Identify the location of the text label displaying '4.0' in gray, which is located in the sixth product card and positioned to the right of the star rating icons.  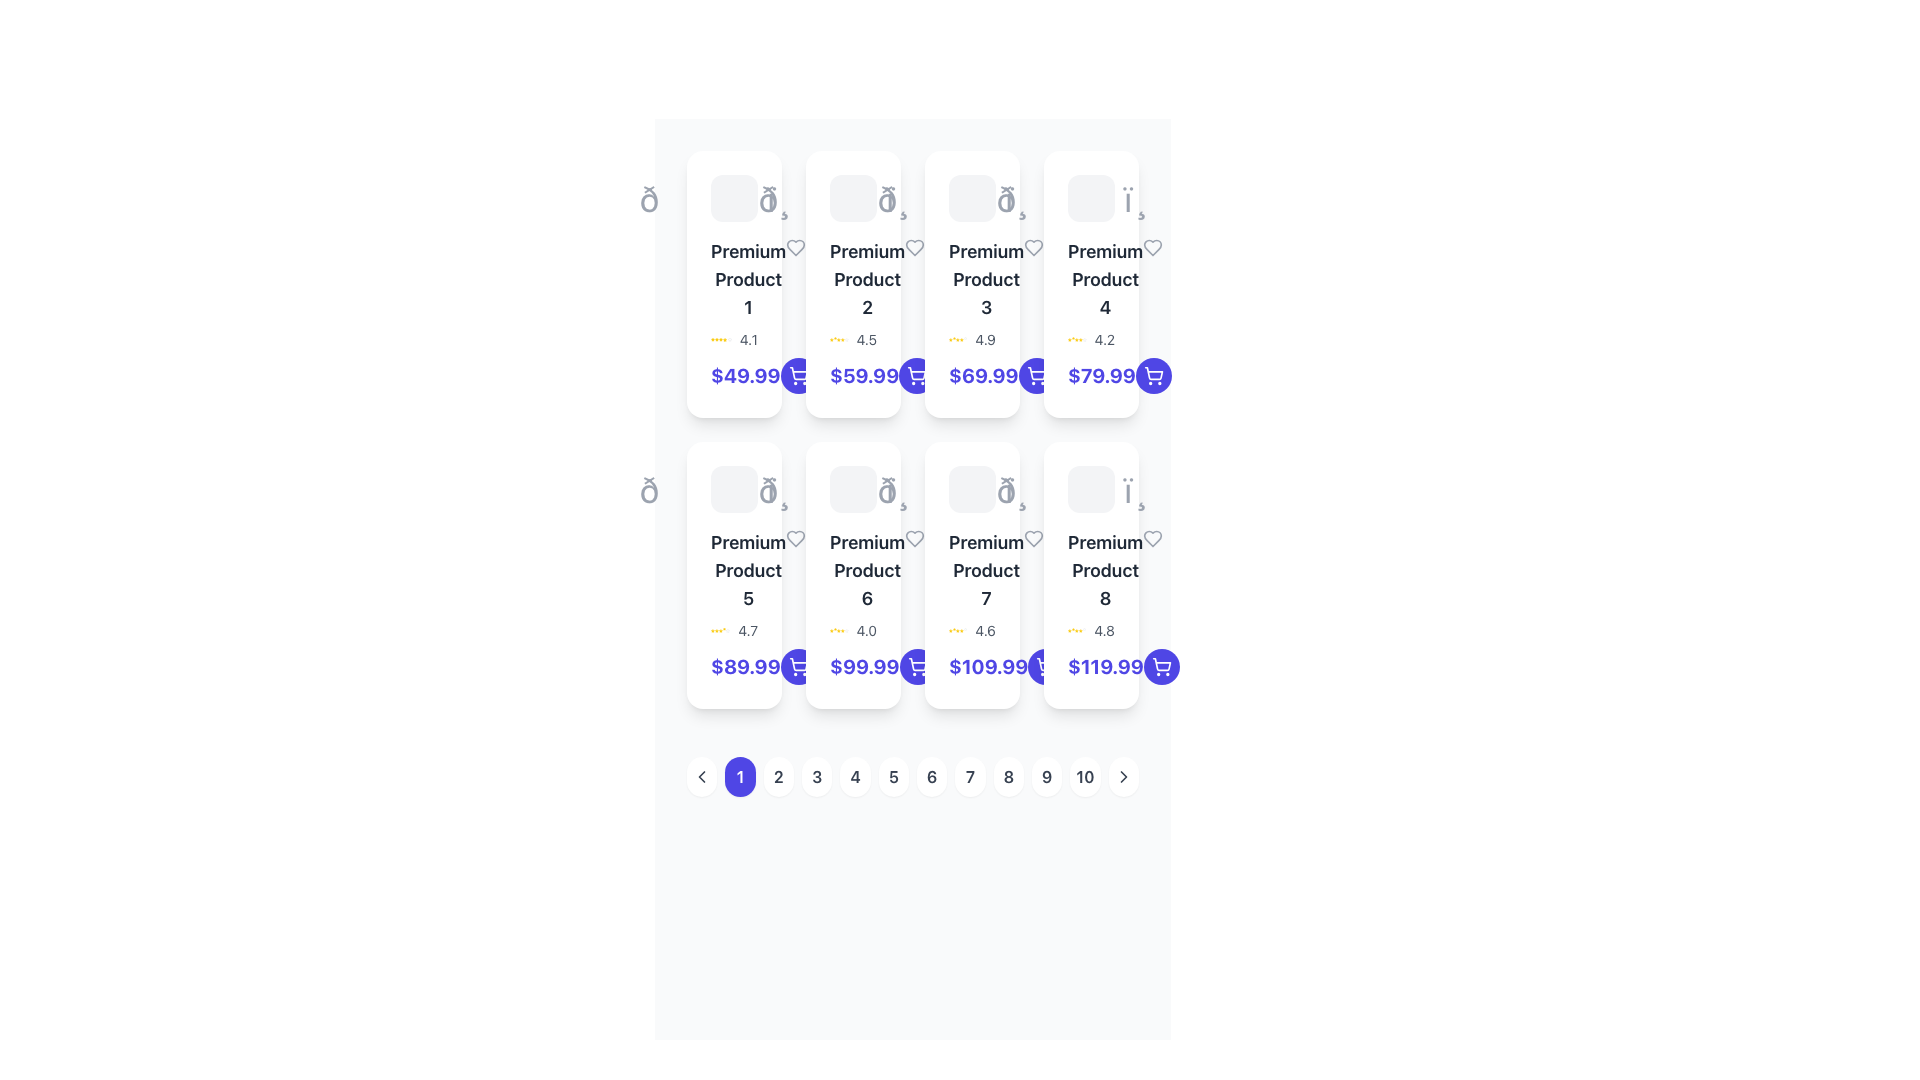
(866, 631).